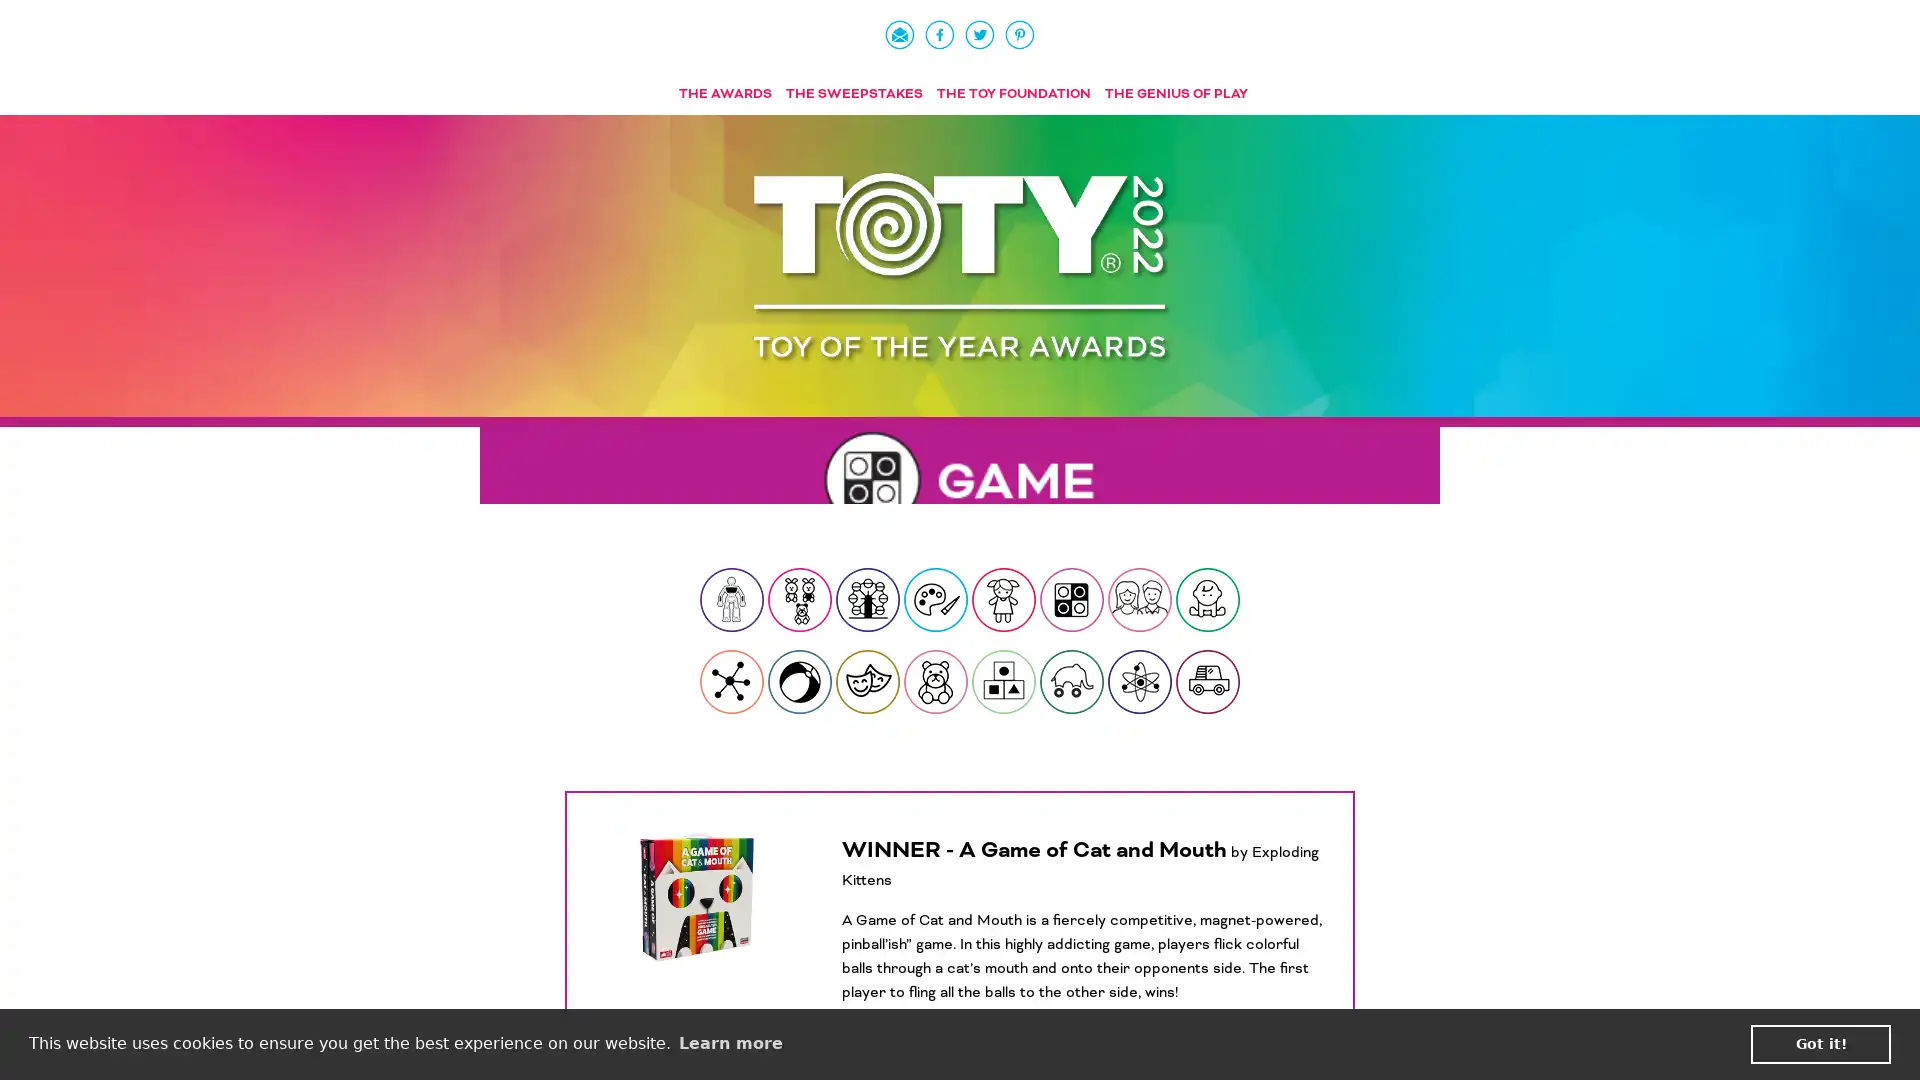  I want to click on Submit, so click(868, 599).